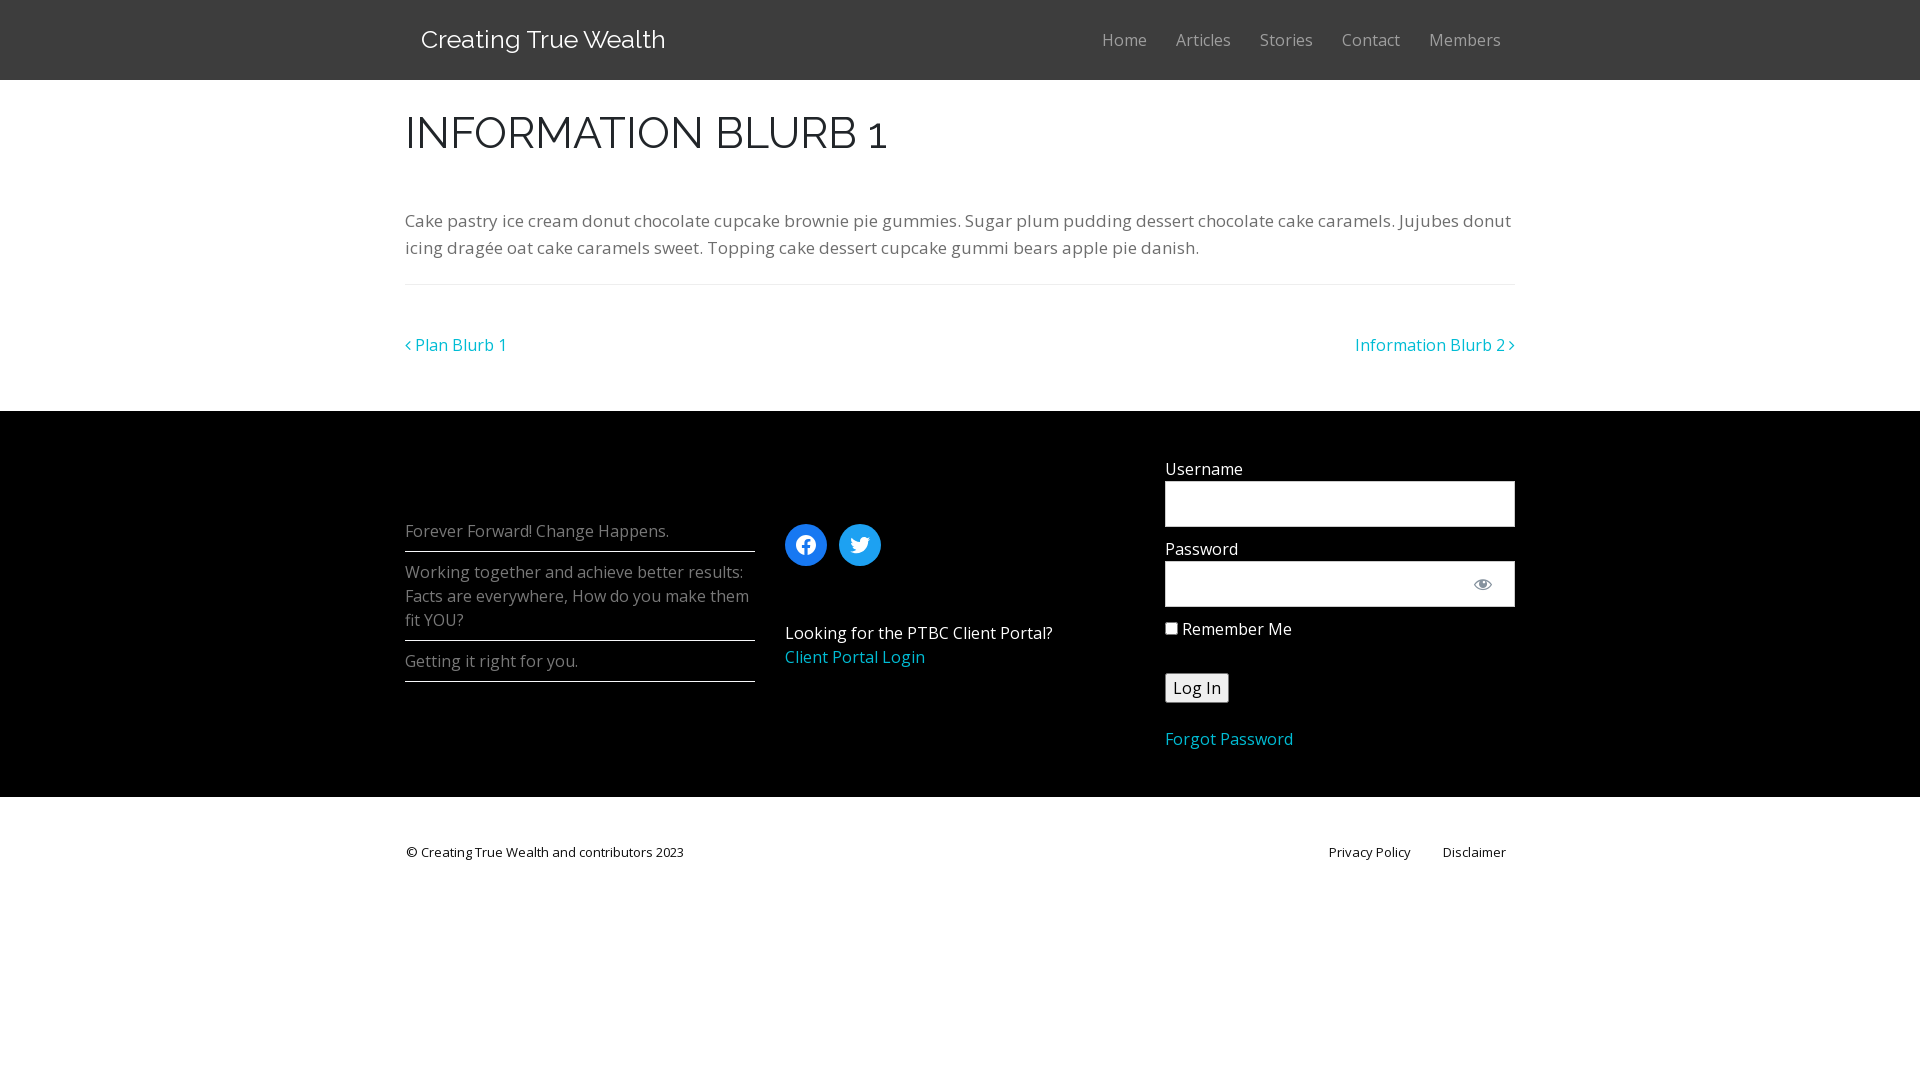 Image resolution: width=1920 pixels, height=1080 pixels. What do you see at coordinates (1464, 39) in the screenshot?
I see `'Members'` at bounding box center [1464, 39].